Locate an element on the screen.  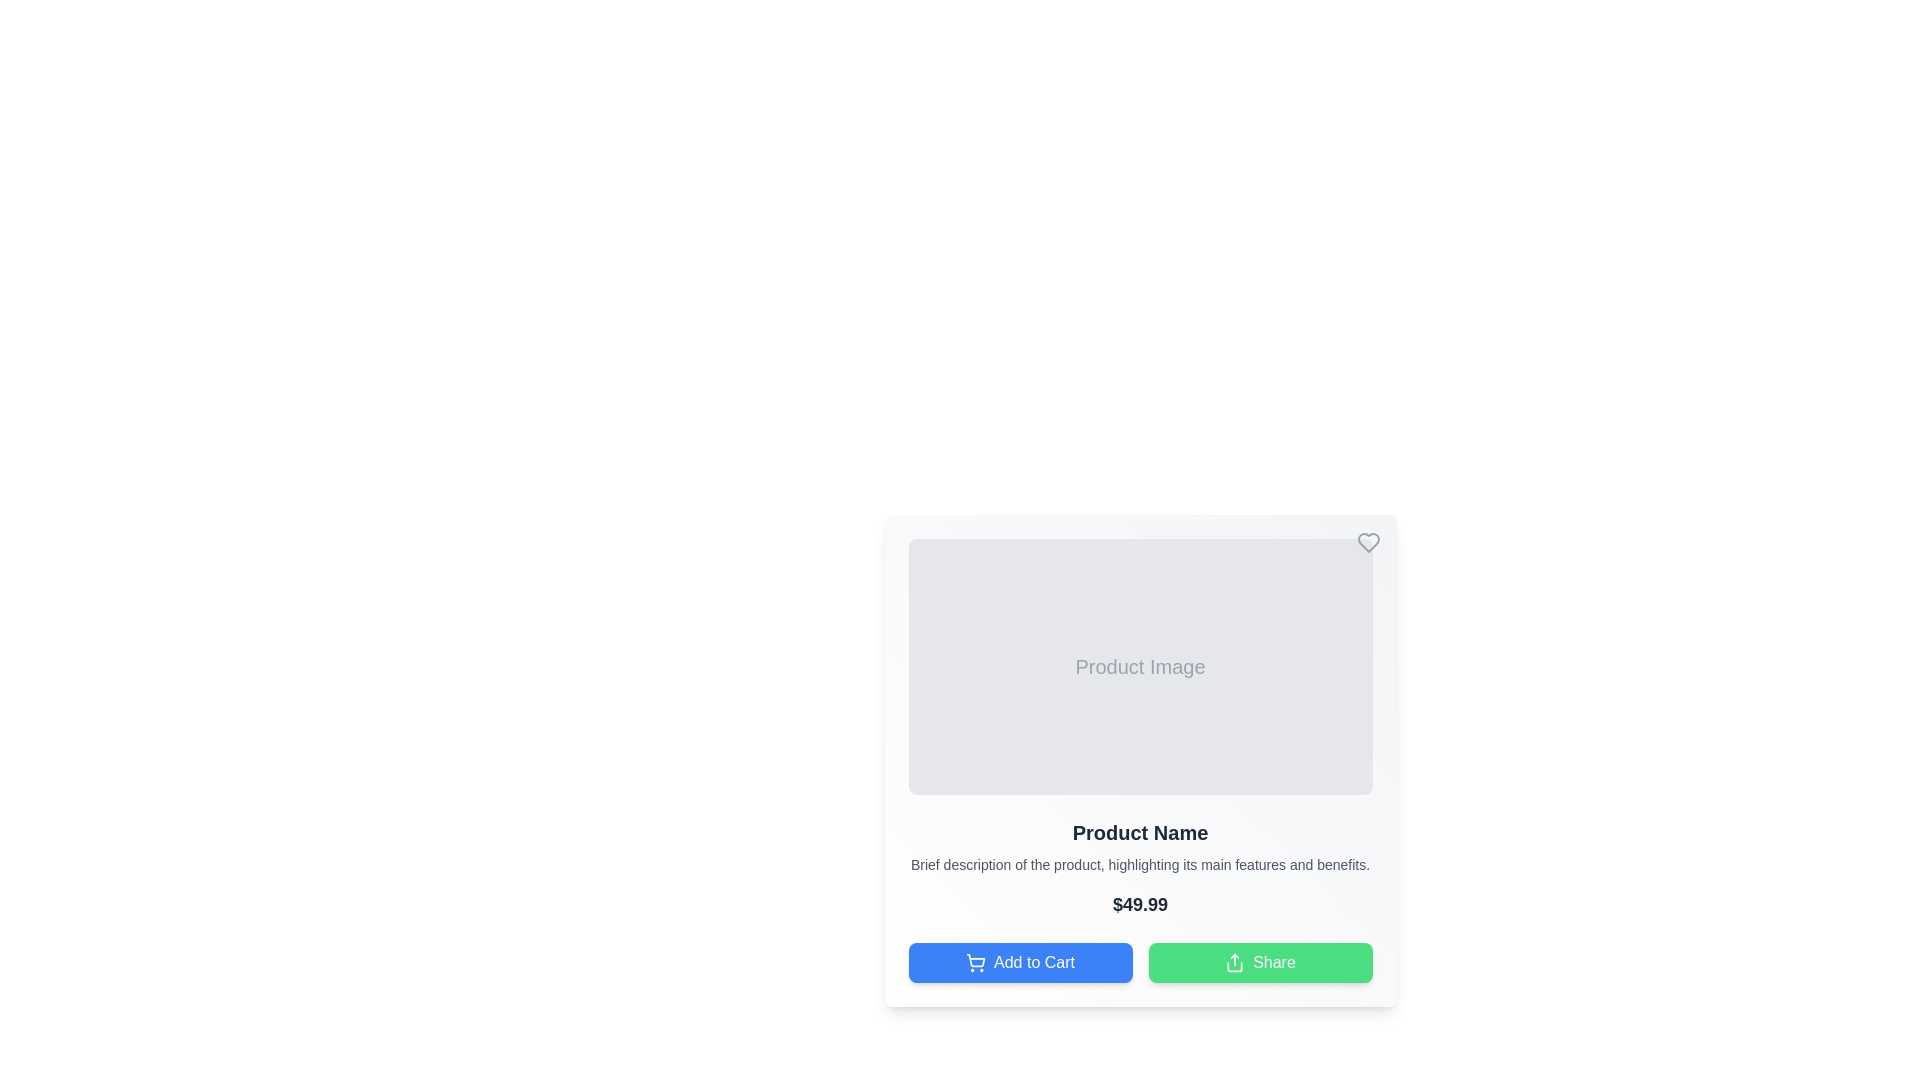
the text label that displays the product name, which is centrally located in the card layout below the 'Product Image' placeholder and above the description text is located at coordinates (1140, 833).